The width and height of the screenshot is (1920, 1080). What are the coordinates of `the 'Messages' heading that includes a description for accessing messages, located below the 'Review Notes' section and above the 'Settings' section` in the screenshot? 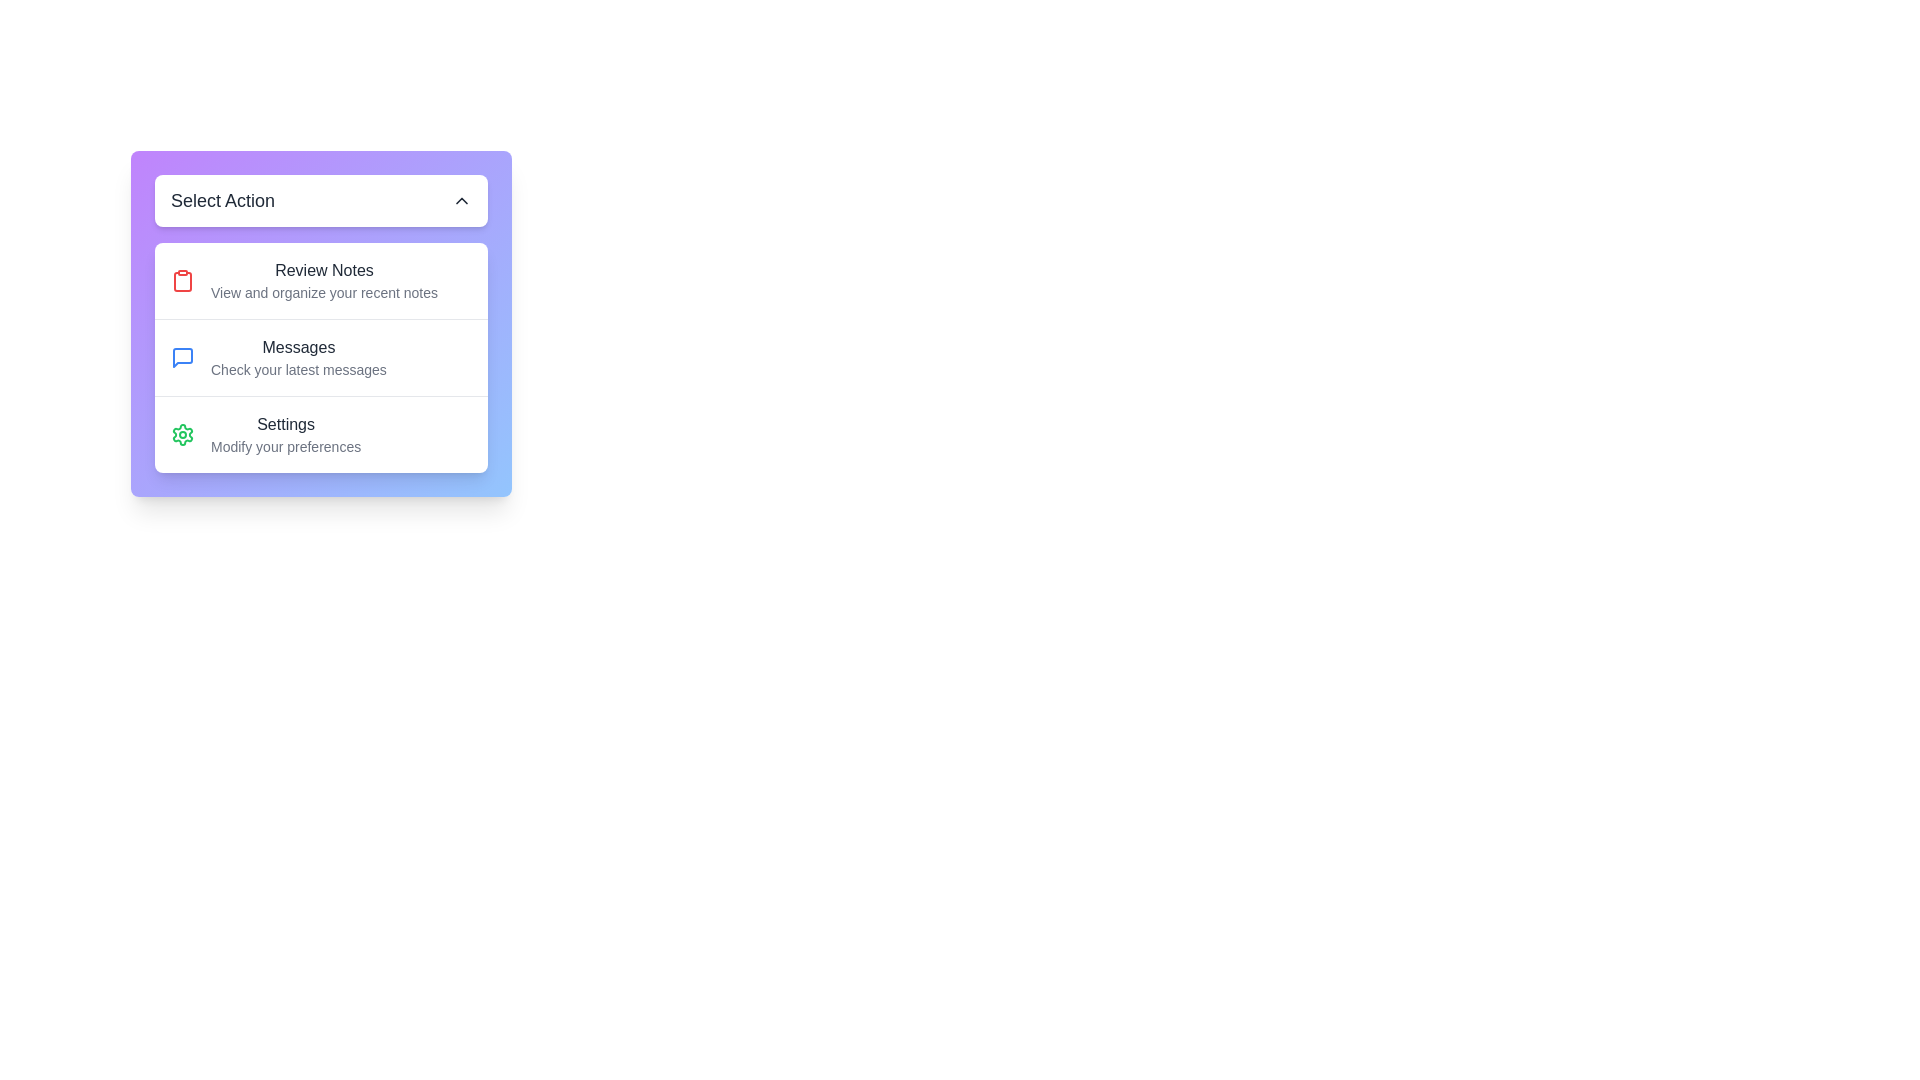 It's located at (297, 357).